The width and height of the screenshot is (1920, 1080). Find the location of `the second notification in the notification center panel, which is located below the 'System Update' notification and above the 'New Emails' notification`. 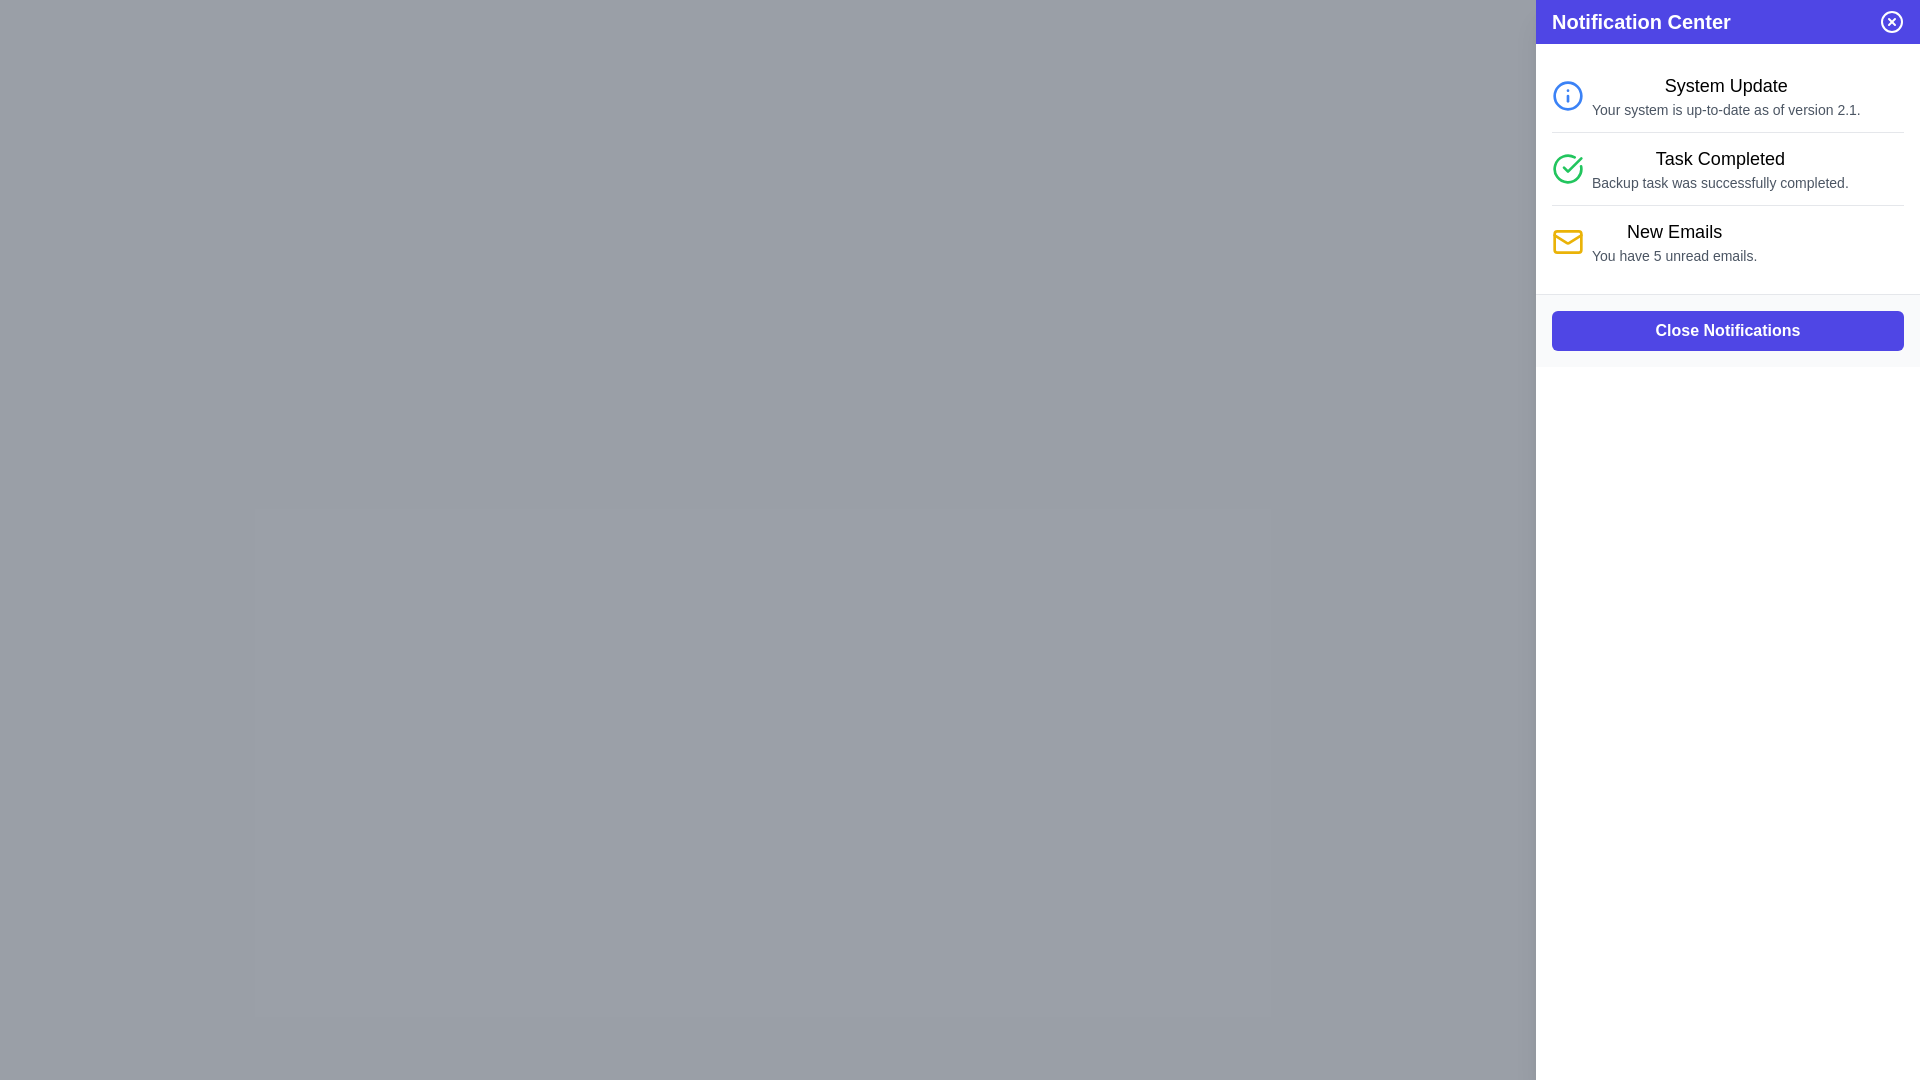

the second notification in the notification center panel, which is located below the 'System Update' notification and above the 'New Emails' notification is located at coordinates (1727, 167).